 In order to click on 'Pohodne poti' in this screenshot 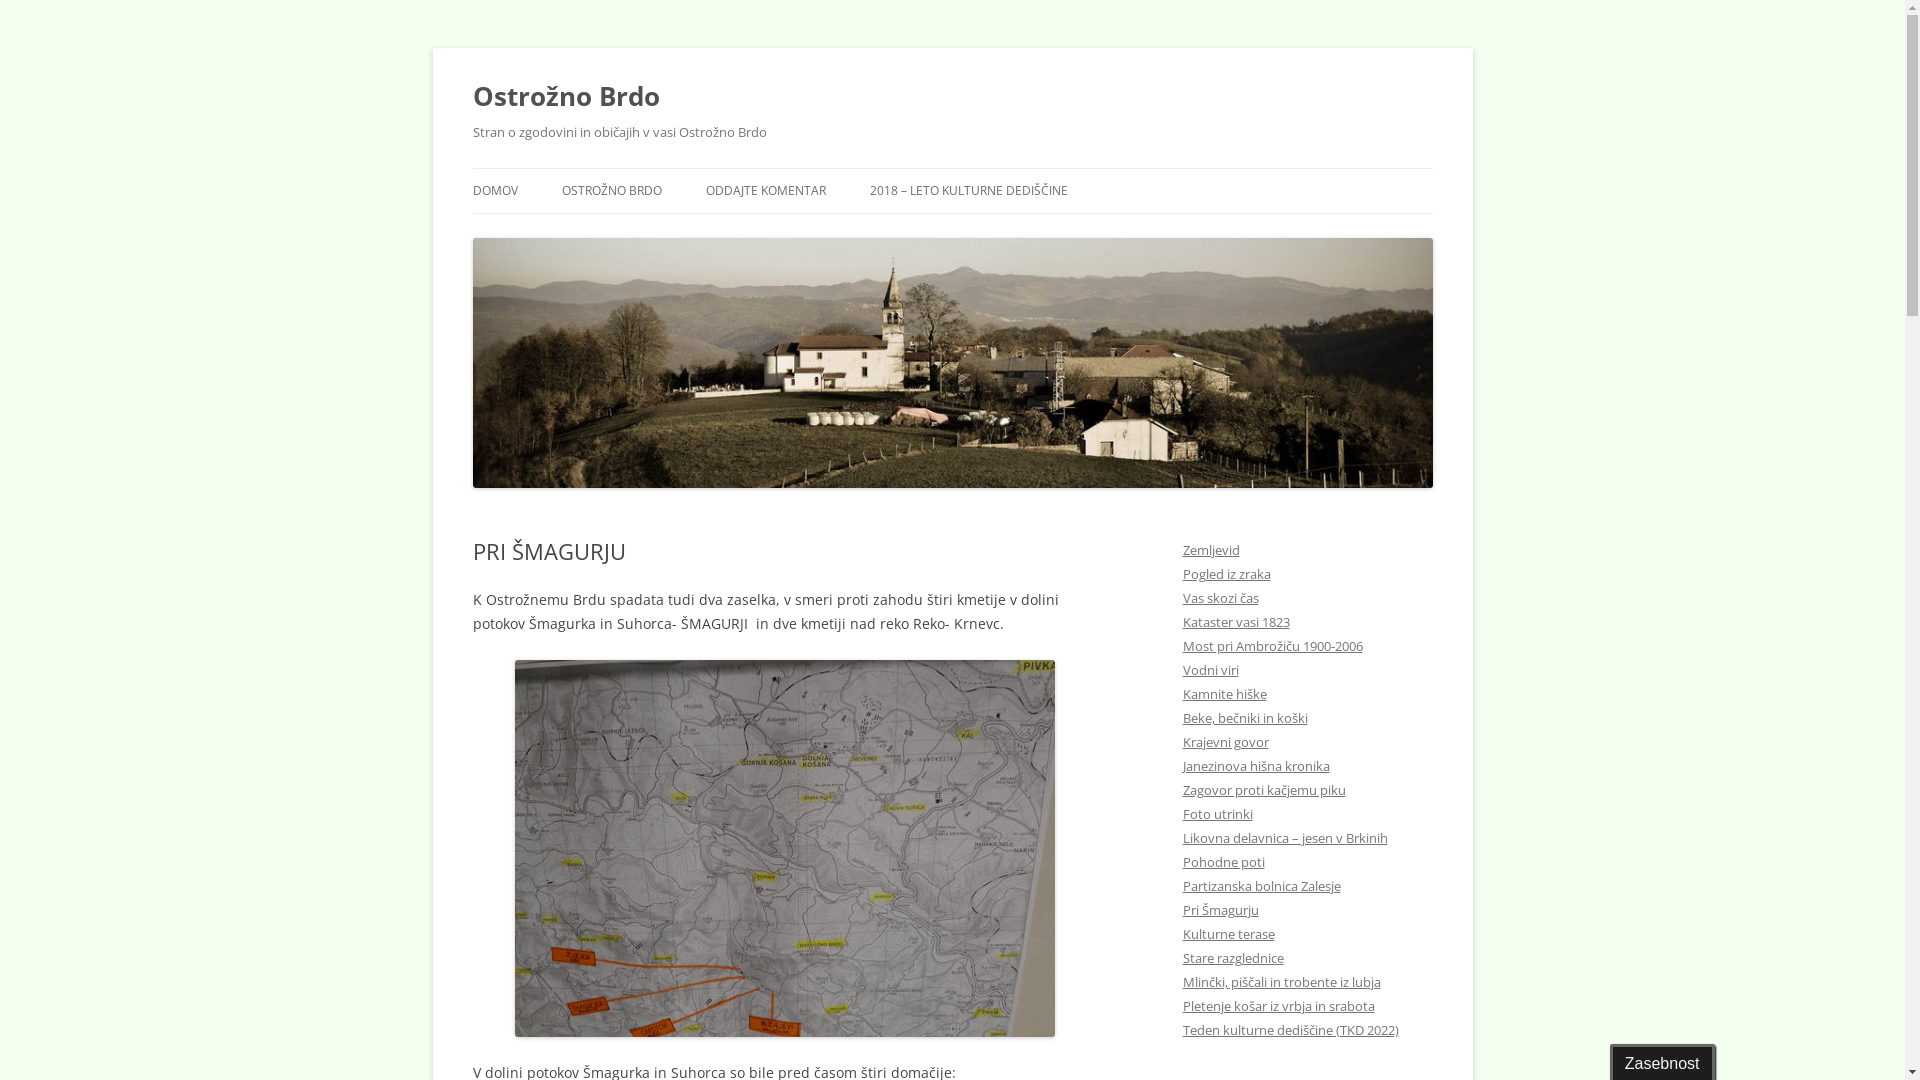, I will do `click(1222, 860)`.